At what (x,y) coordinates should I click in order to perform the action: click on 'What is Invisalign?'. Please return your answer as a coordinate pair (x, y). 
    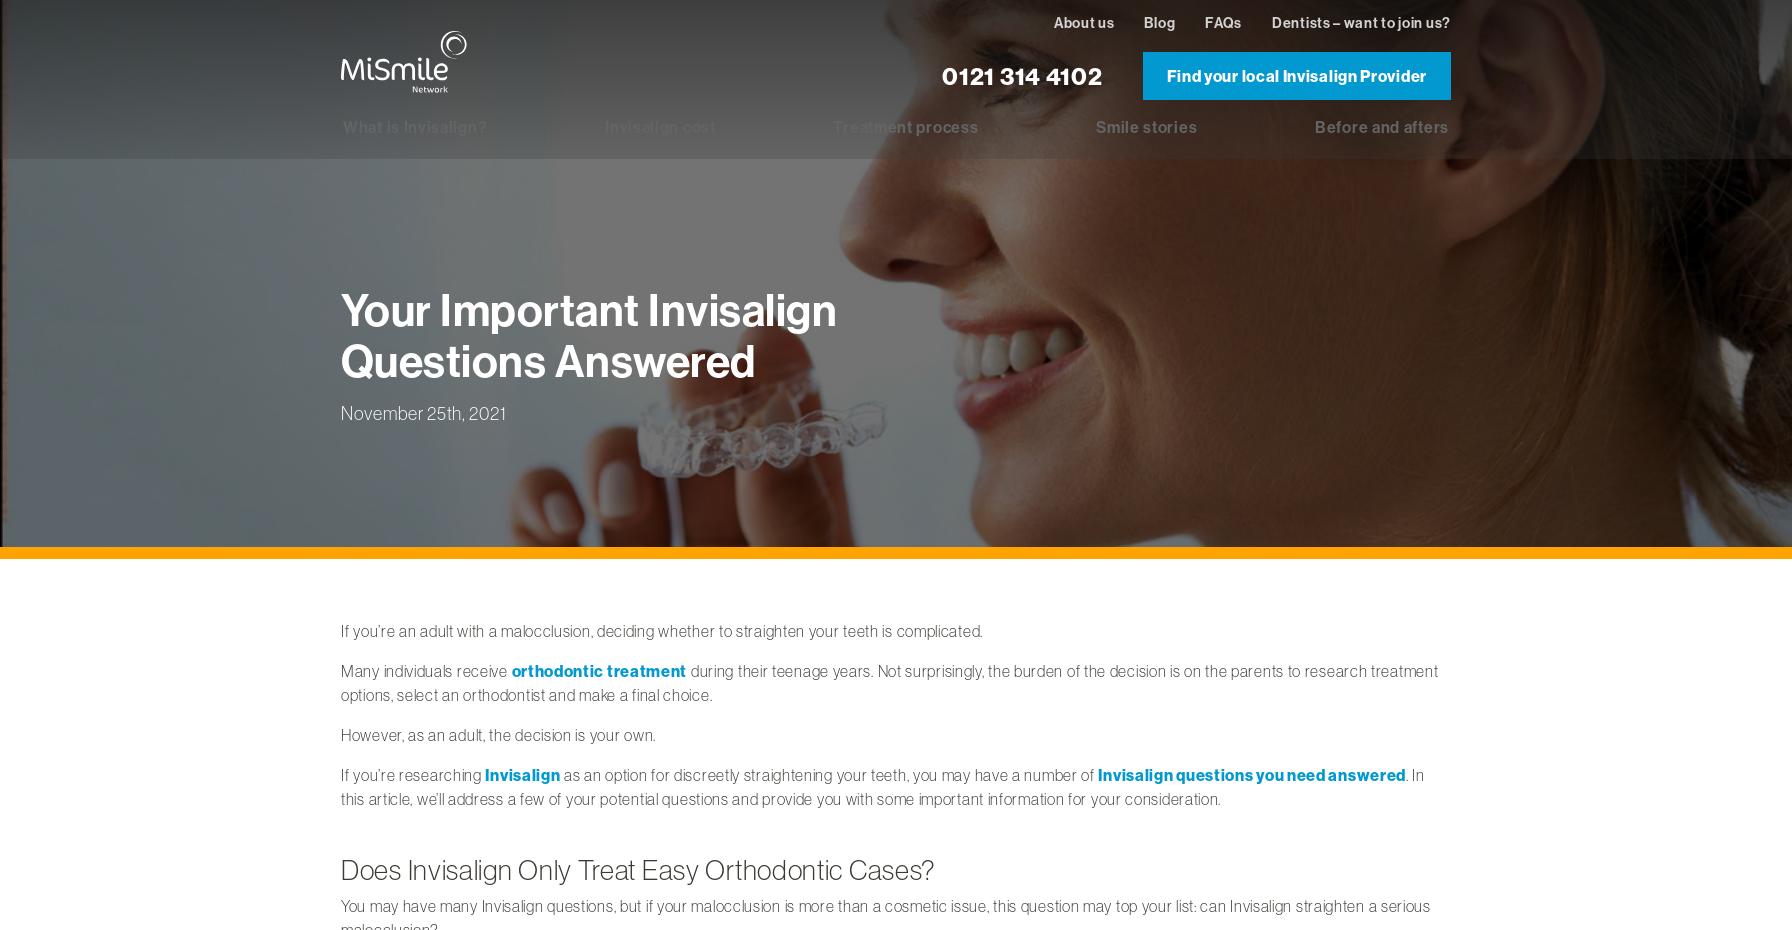
    Looking at the image, I should click on (415, 126).